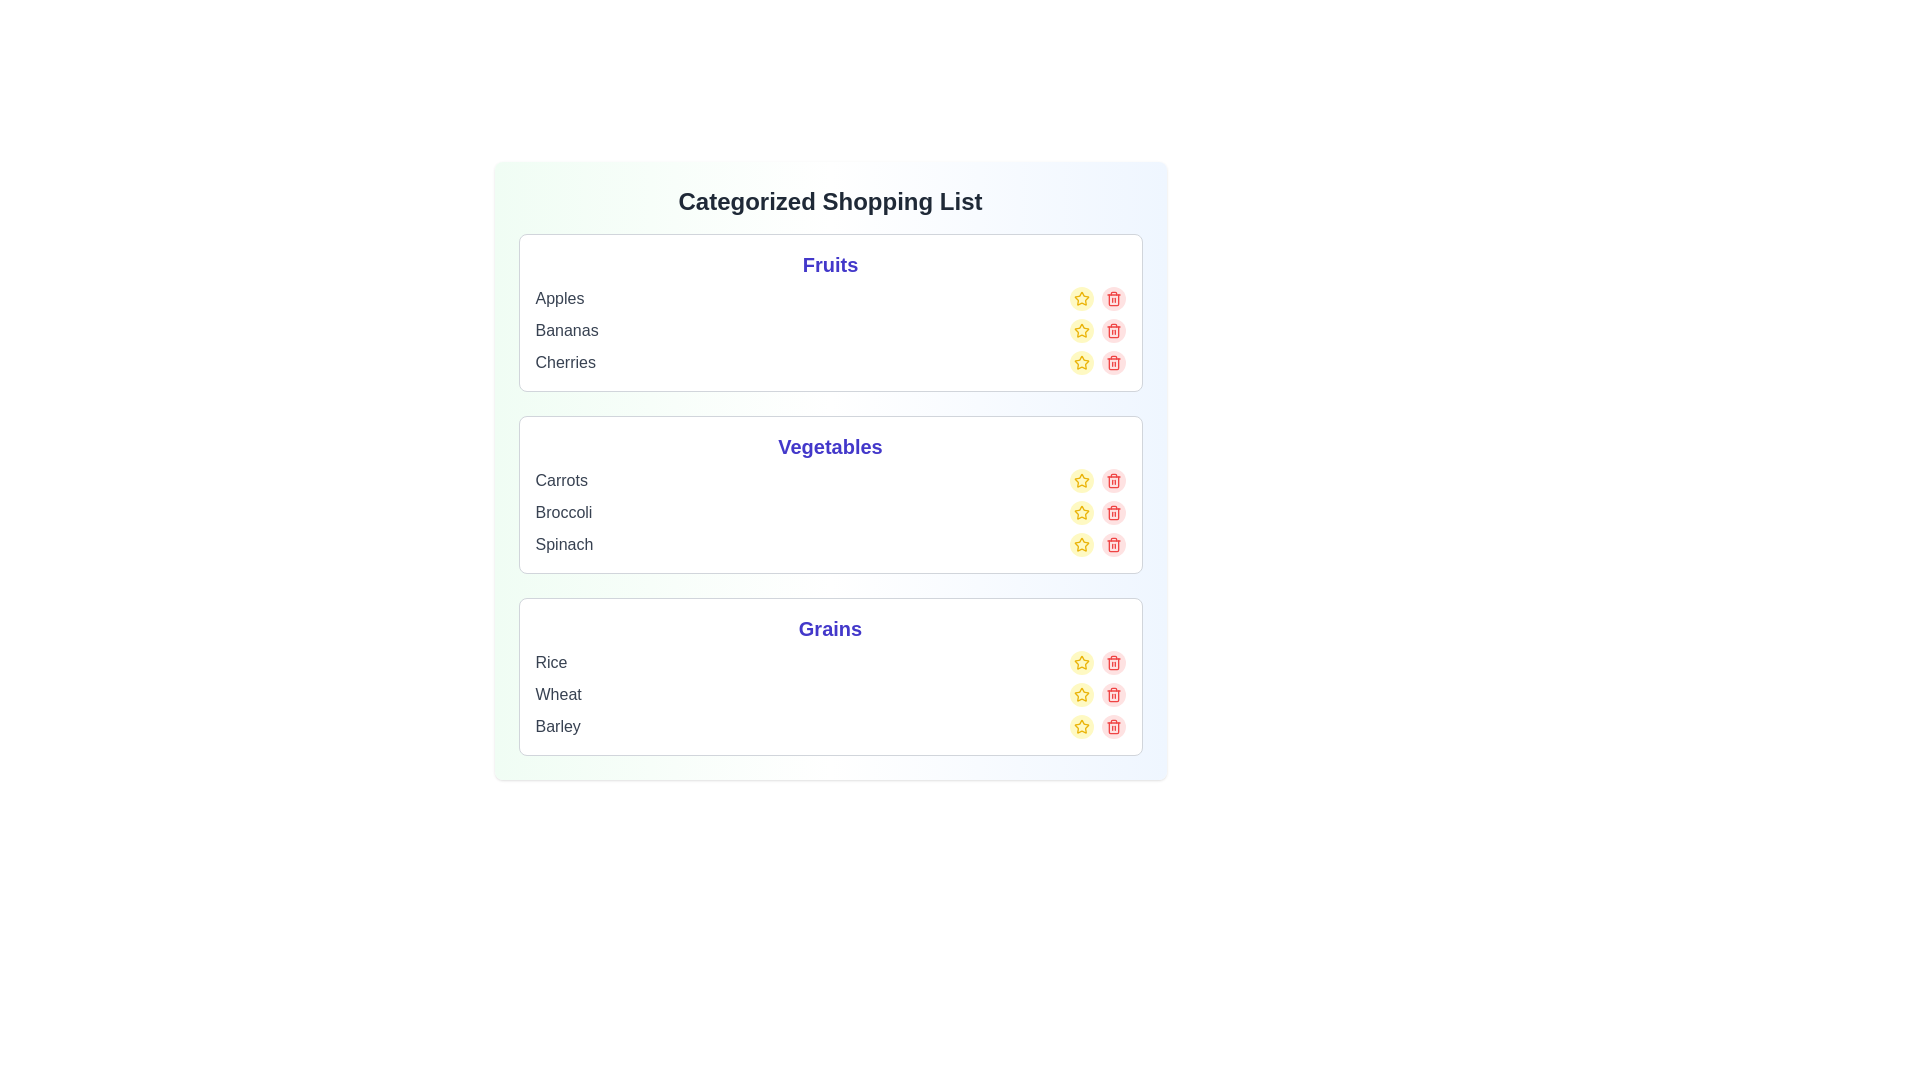 The height and width of the screenshot is (1080, 1920). I want to click on the star icon of the item Wheat to mark it as favorite, so click(1080, 693).